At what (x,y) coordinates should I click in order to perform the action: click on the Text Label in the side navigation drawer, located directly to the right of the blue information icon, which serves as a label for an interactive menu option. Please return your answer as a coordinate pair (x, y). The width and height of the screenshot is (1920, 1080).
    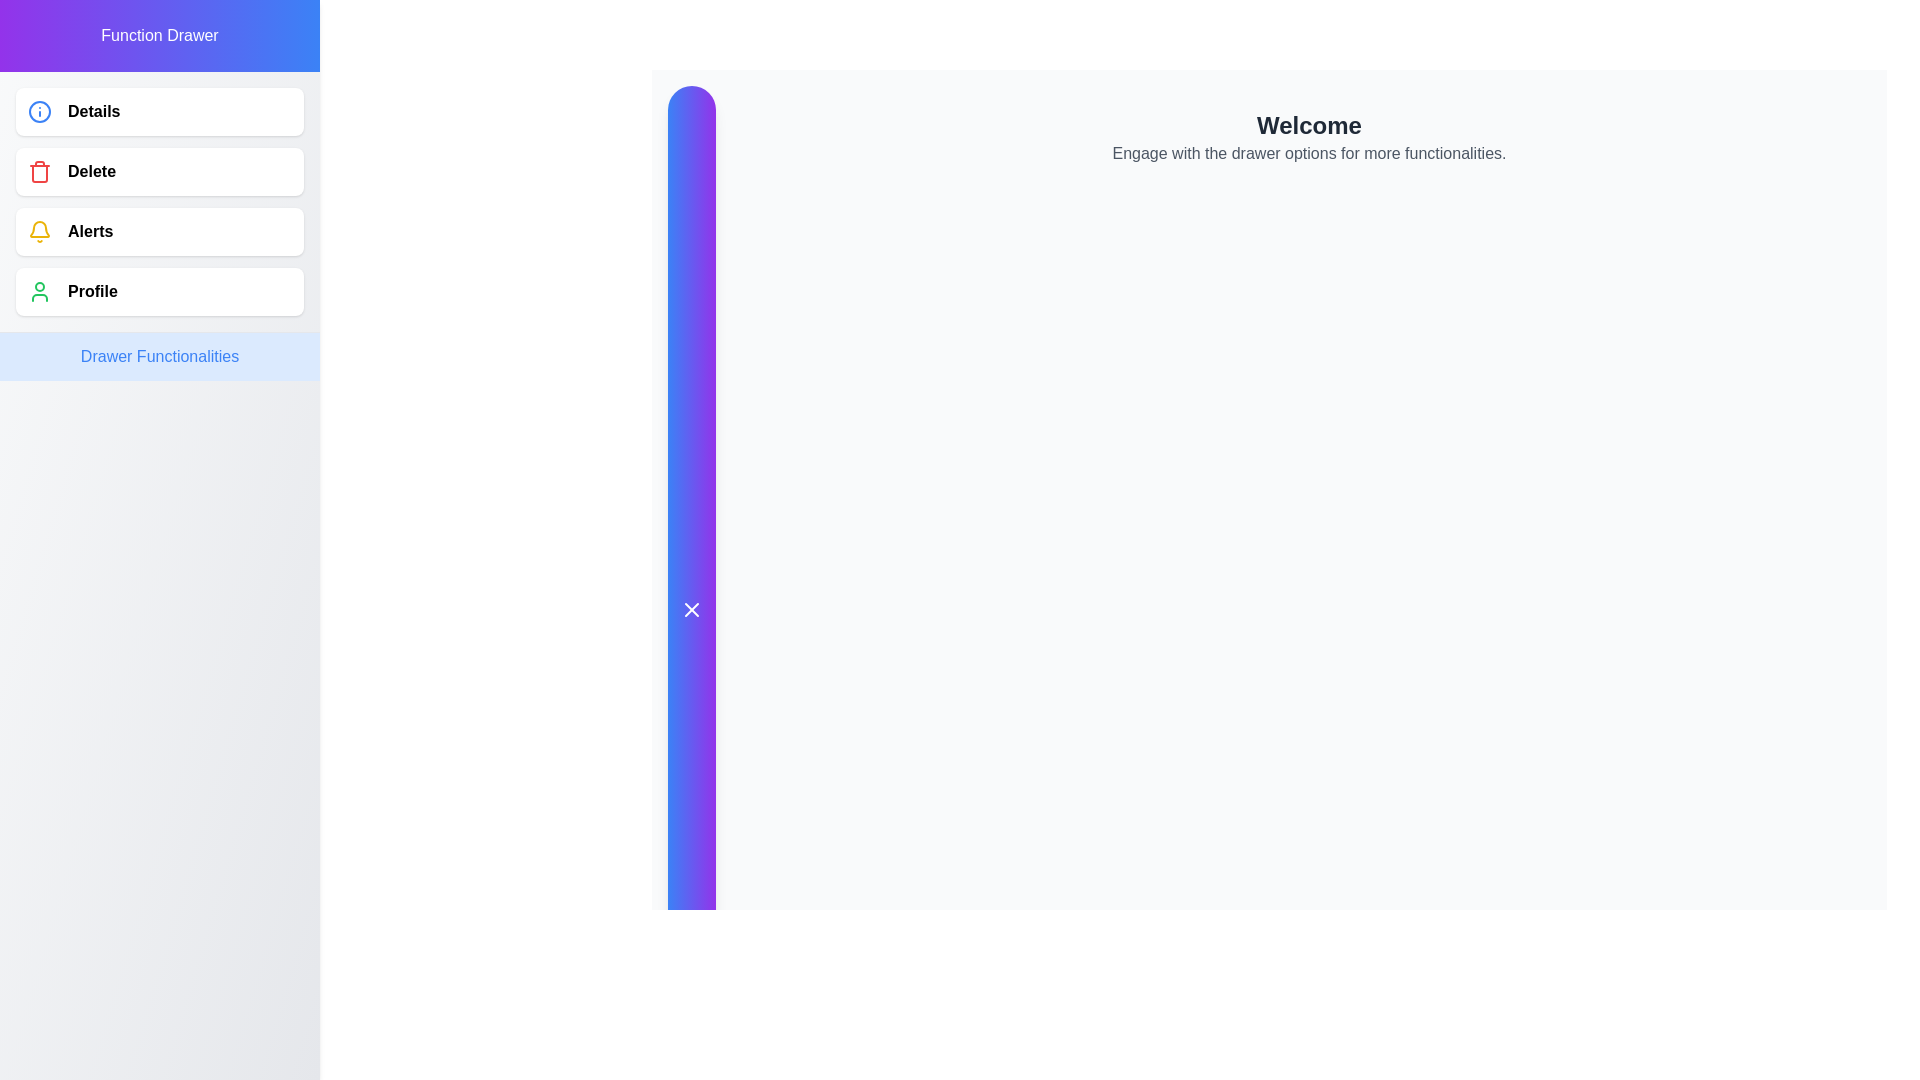
    Looking at the image, I should click on (93, 111).